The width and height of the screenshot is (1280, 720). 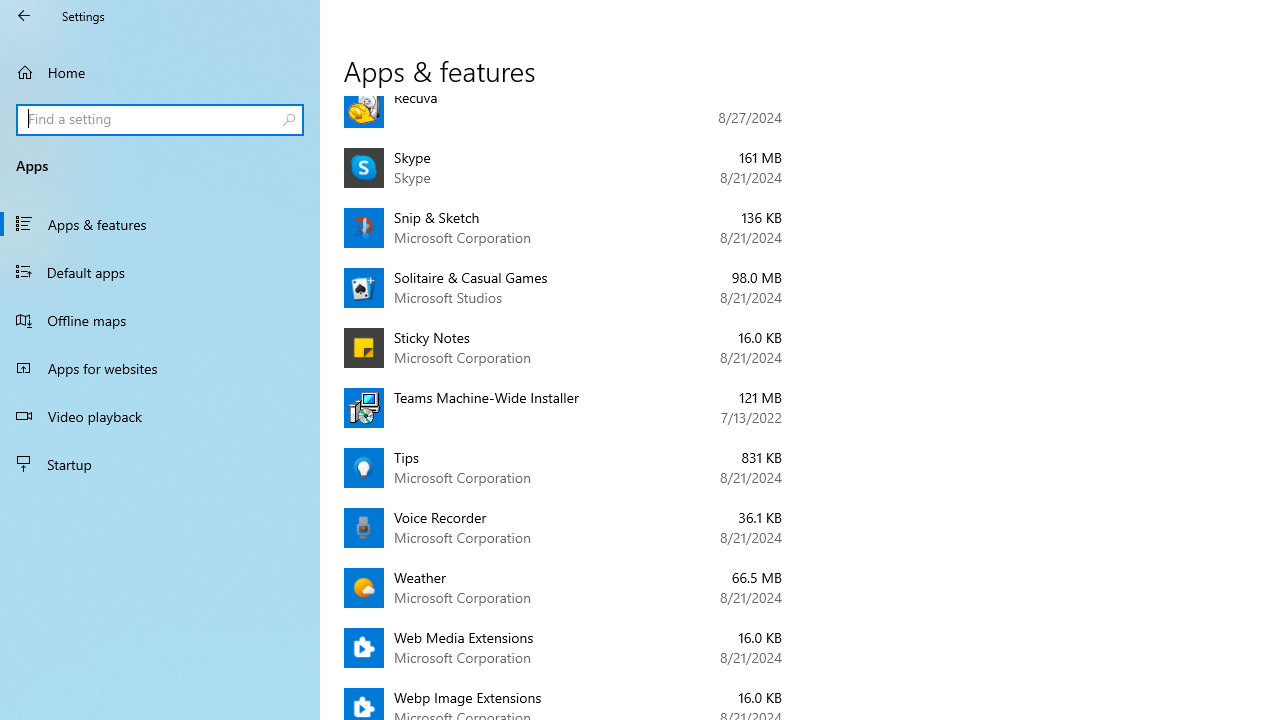 I want to click on 'Home', so click(x=160, y=71).